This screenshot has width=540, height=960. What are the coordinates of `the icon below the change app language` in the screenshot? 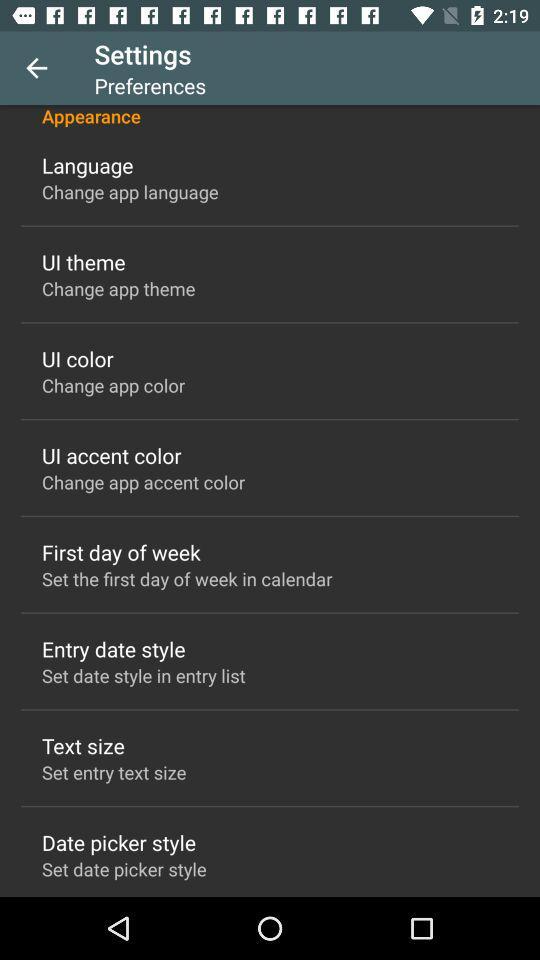 It's located at (82, 261).